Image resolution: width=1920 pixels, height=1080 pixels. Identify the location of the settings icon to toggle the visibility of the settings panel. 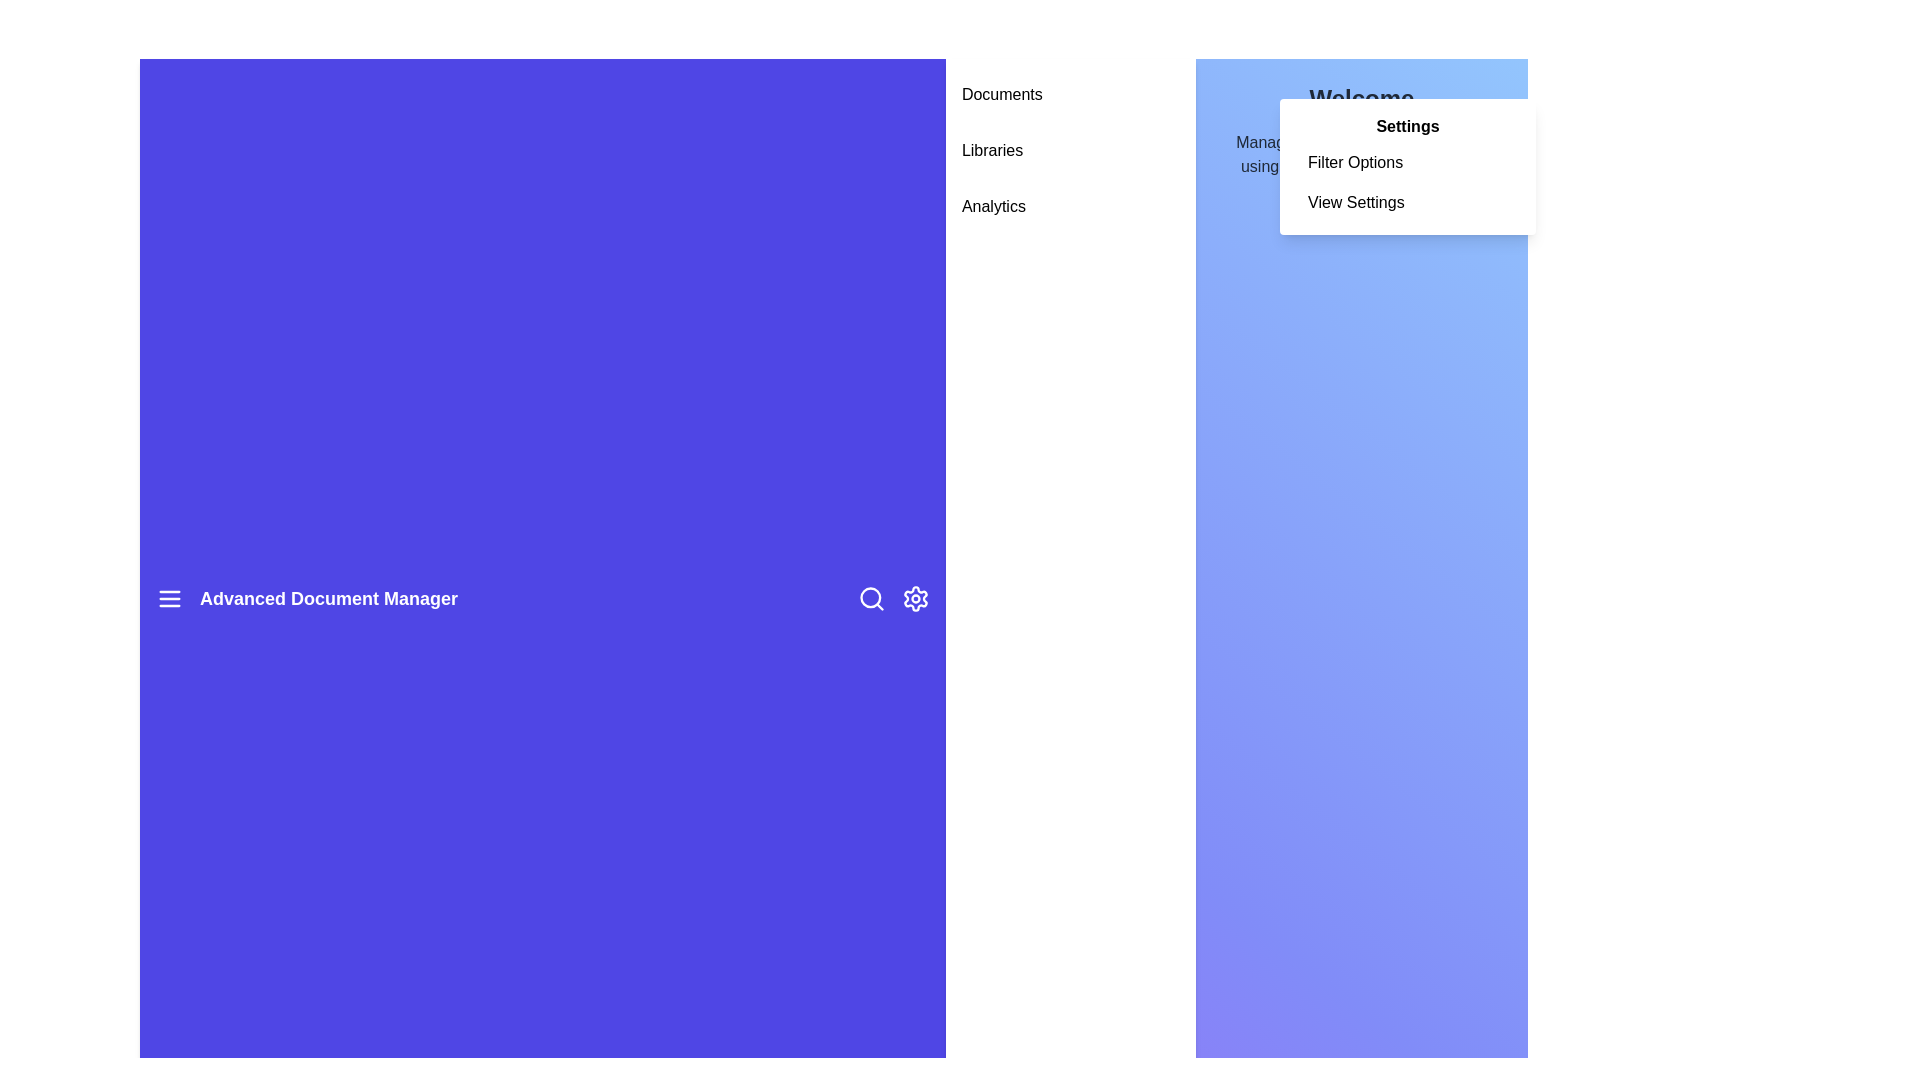
(914, 597).